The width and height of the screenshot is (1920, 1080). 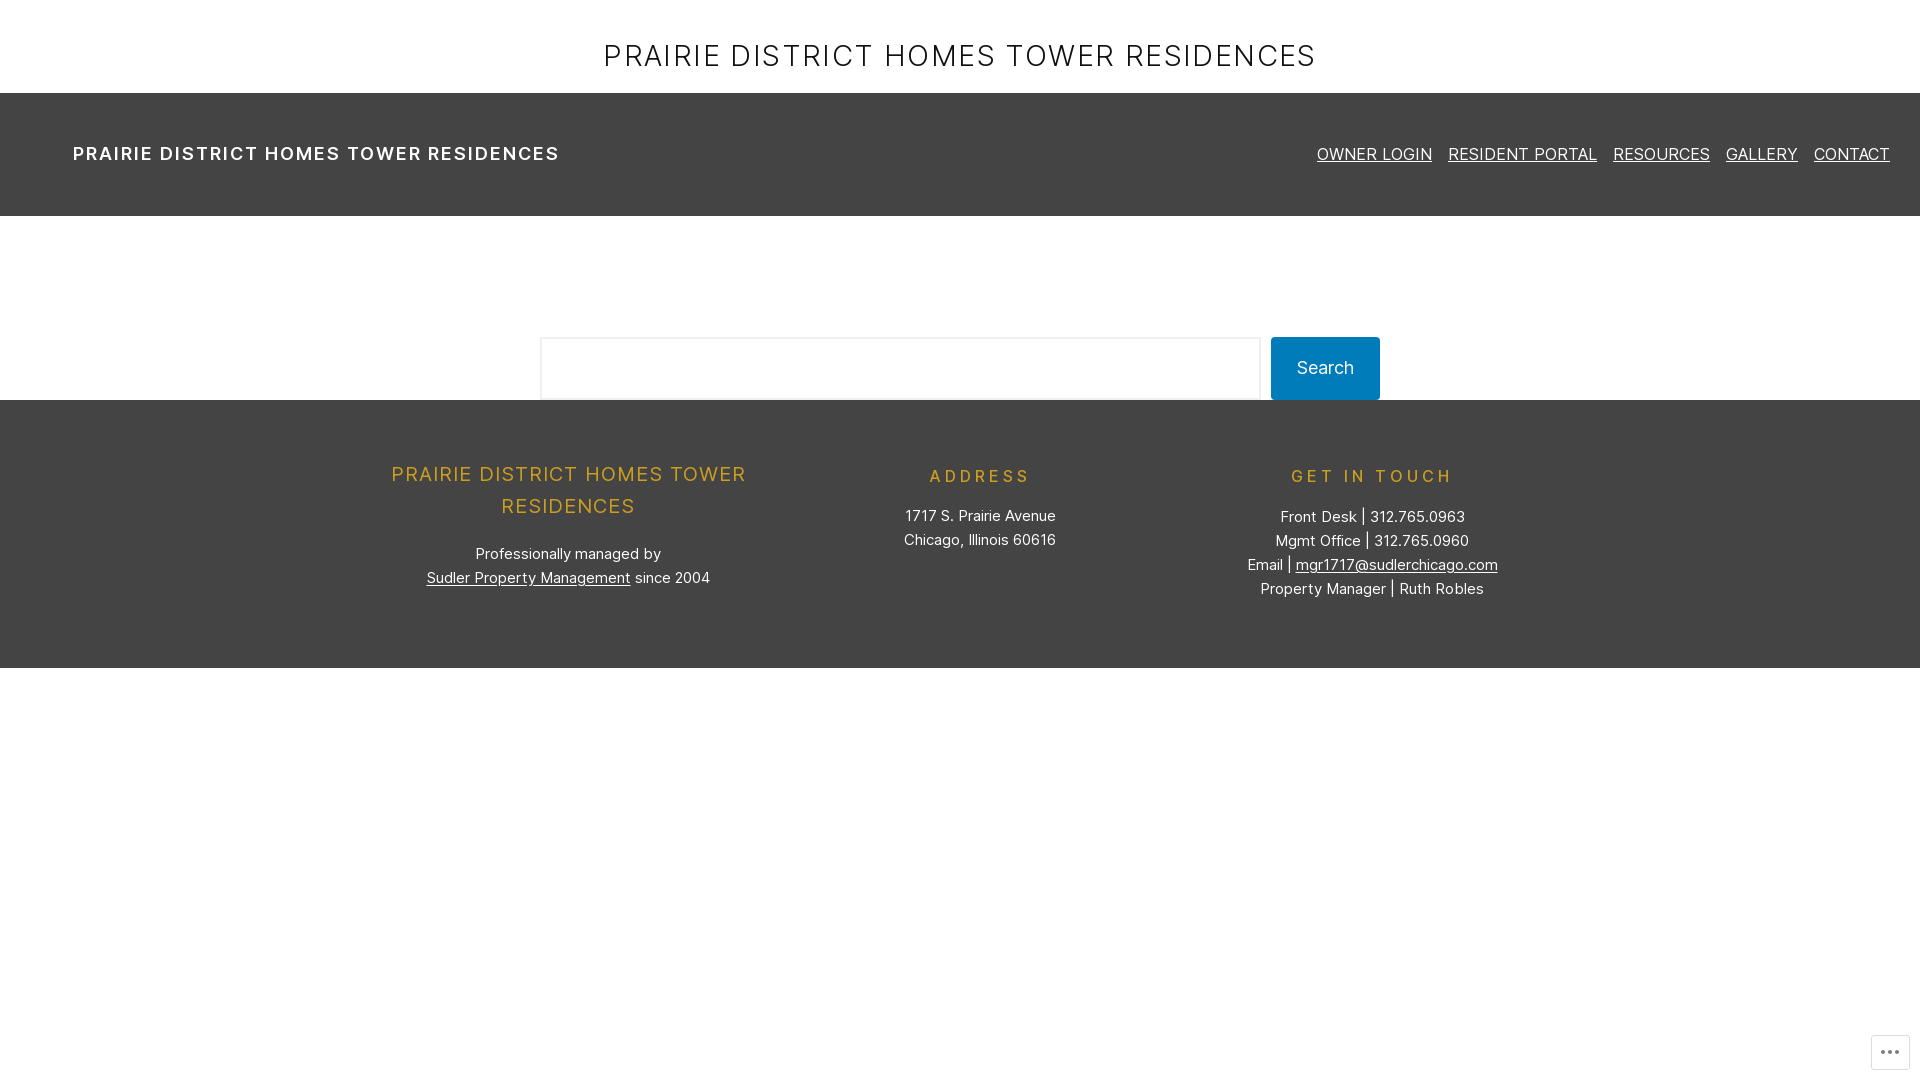 What do you see at coordinates (528, 577) in the screenshot?
I see `'Sudler Property Management'` at bounding box center [528, 577].